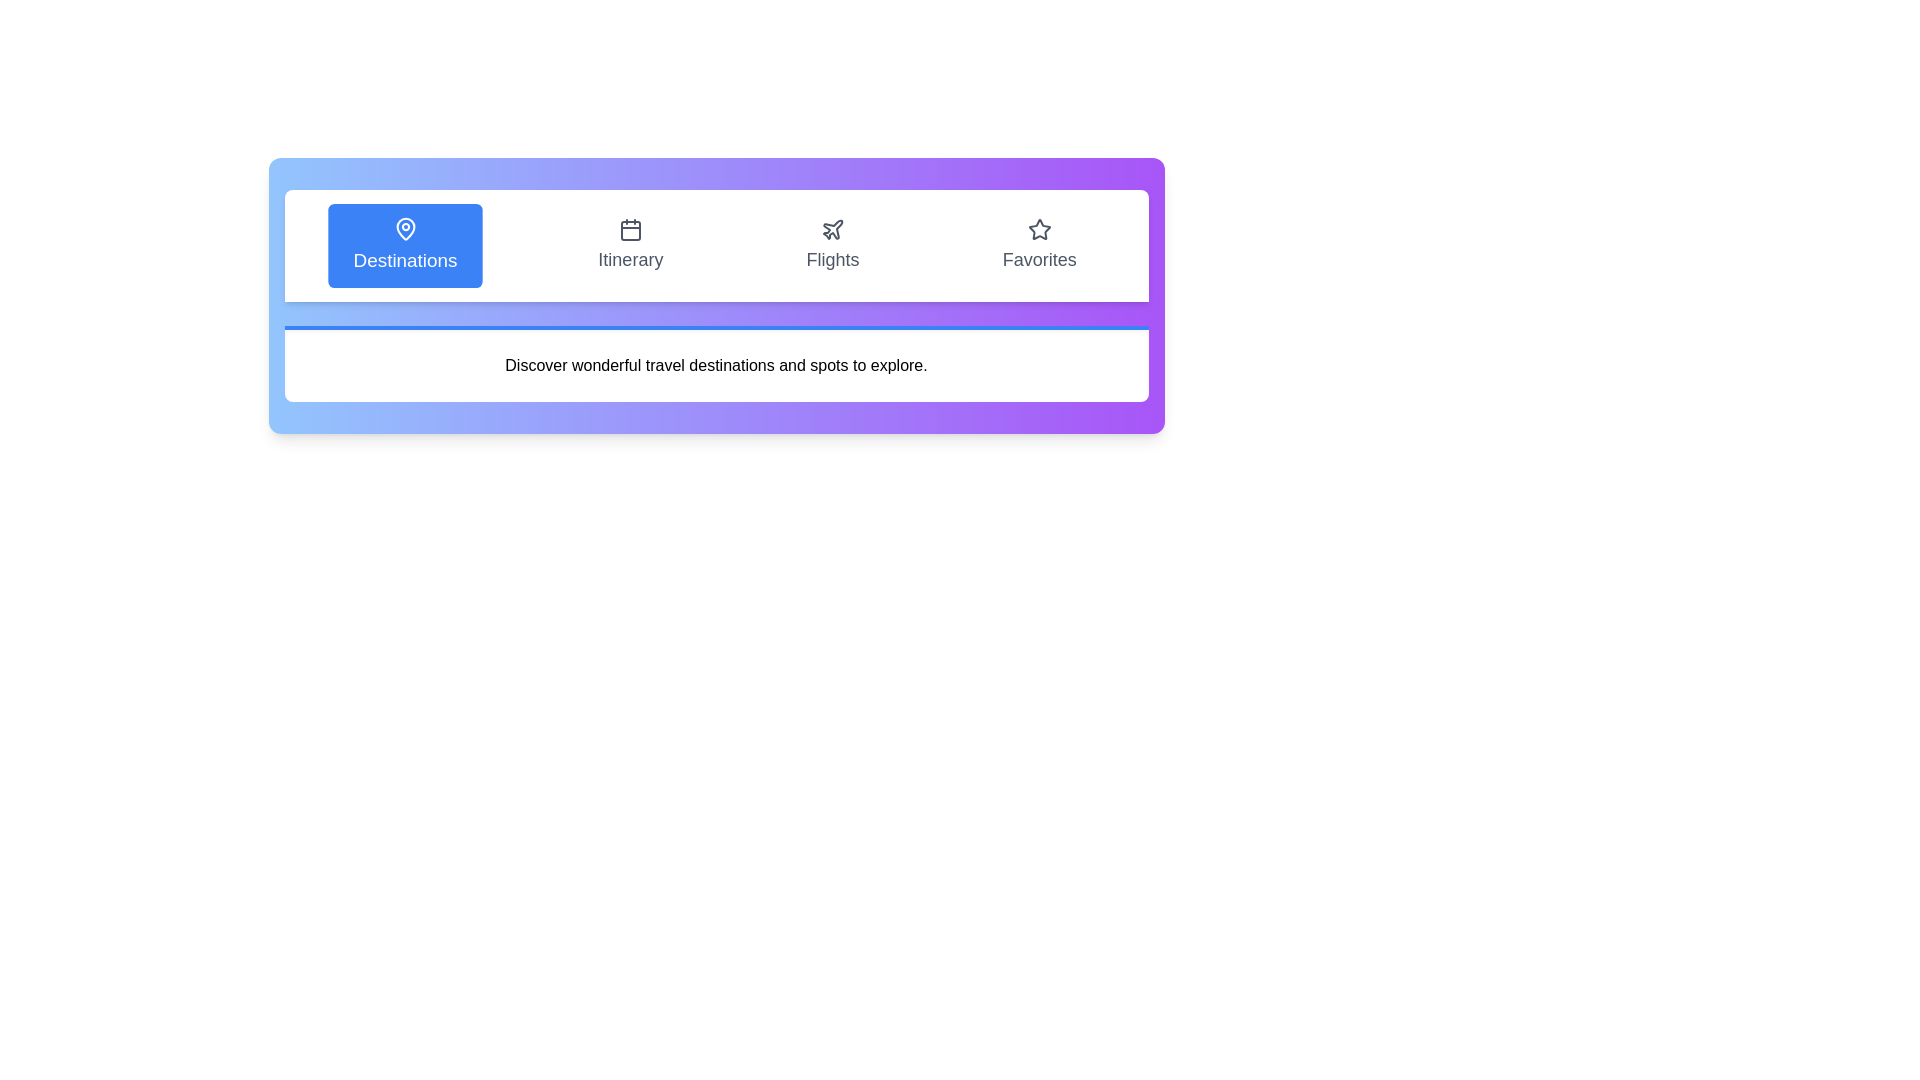  What do you see at coordinates (1039, 245) in the screenshot?
I see `the Favorites tab to observe visual feedback` at bounding box center [1039, 245].